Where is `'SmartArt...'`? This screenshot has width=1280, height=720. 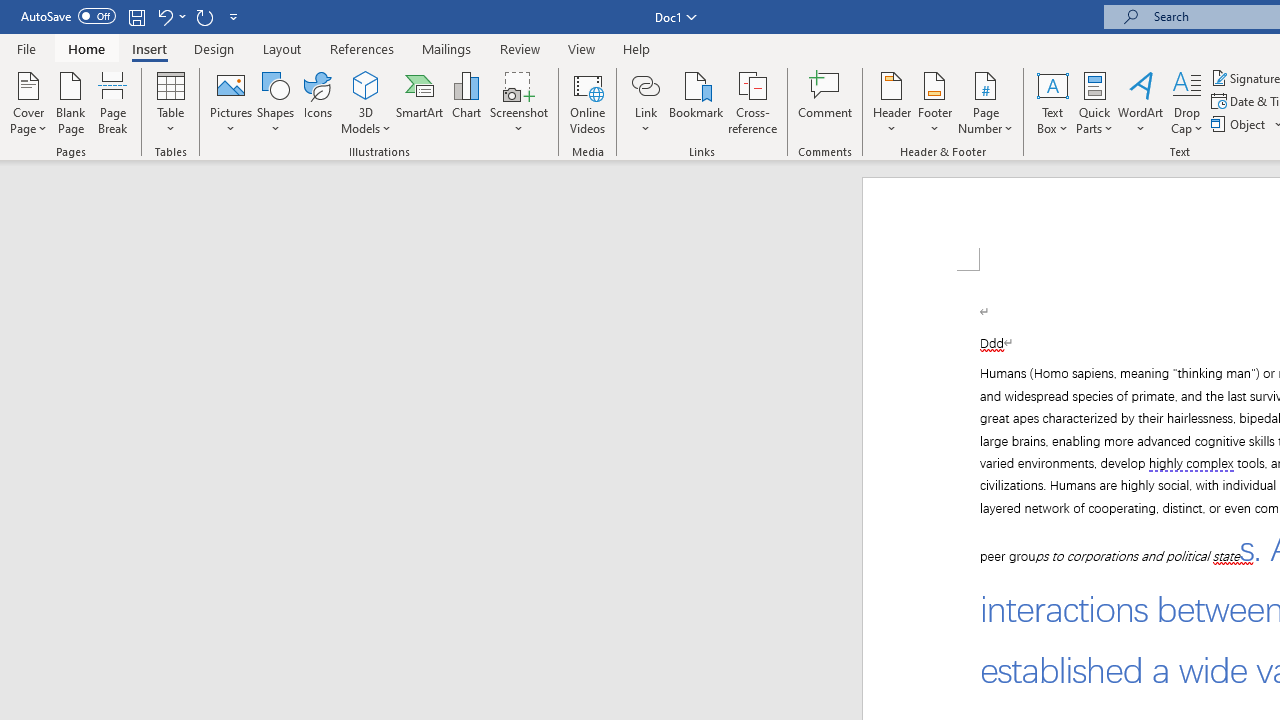
'SmartArt...' is located at coordinates (418, 103).